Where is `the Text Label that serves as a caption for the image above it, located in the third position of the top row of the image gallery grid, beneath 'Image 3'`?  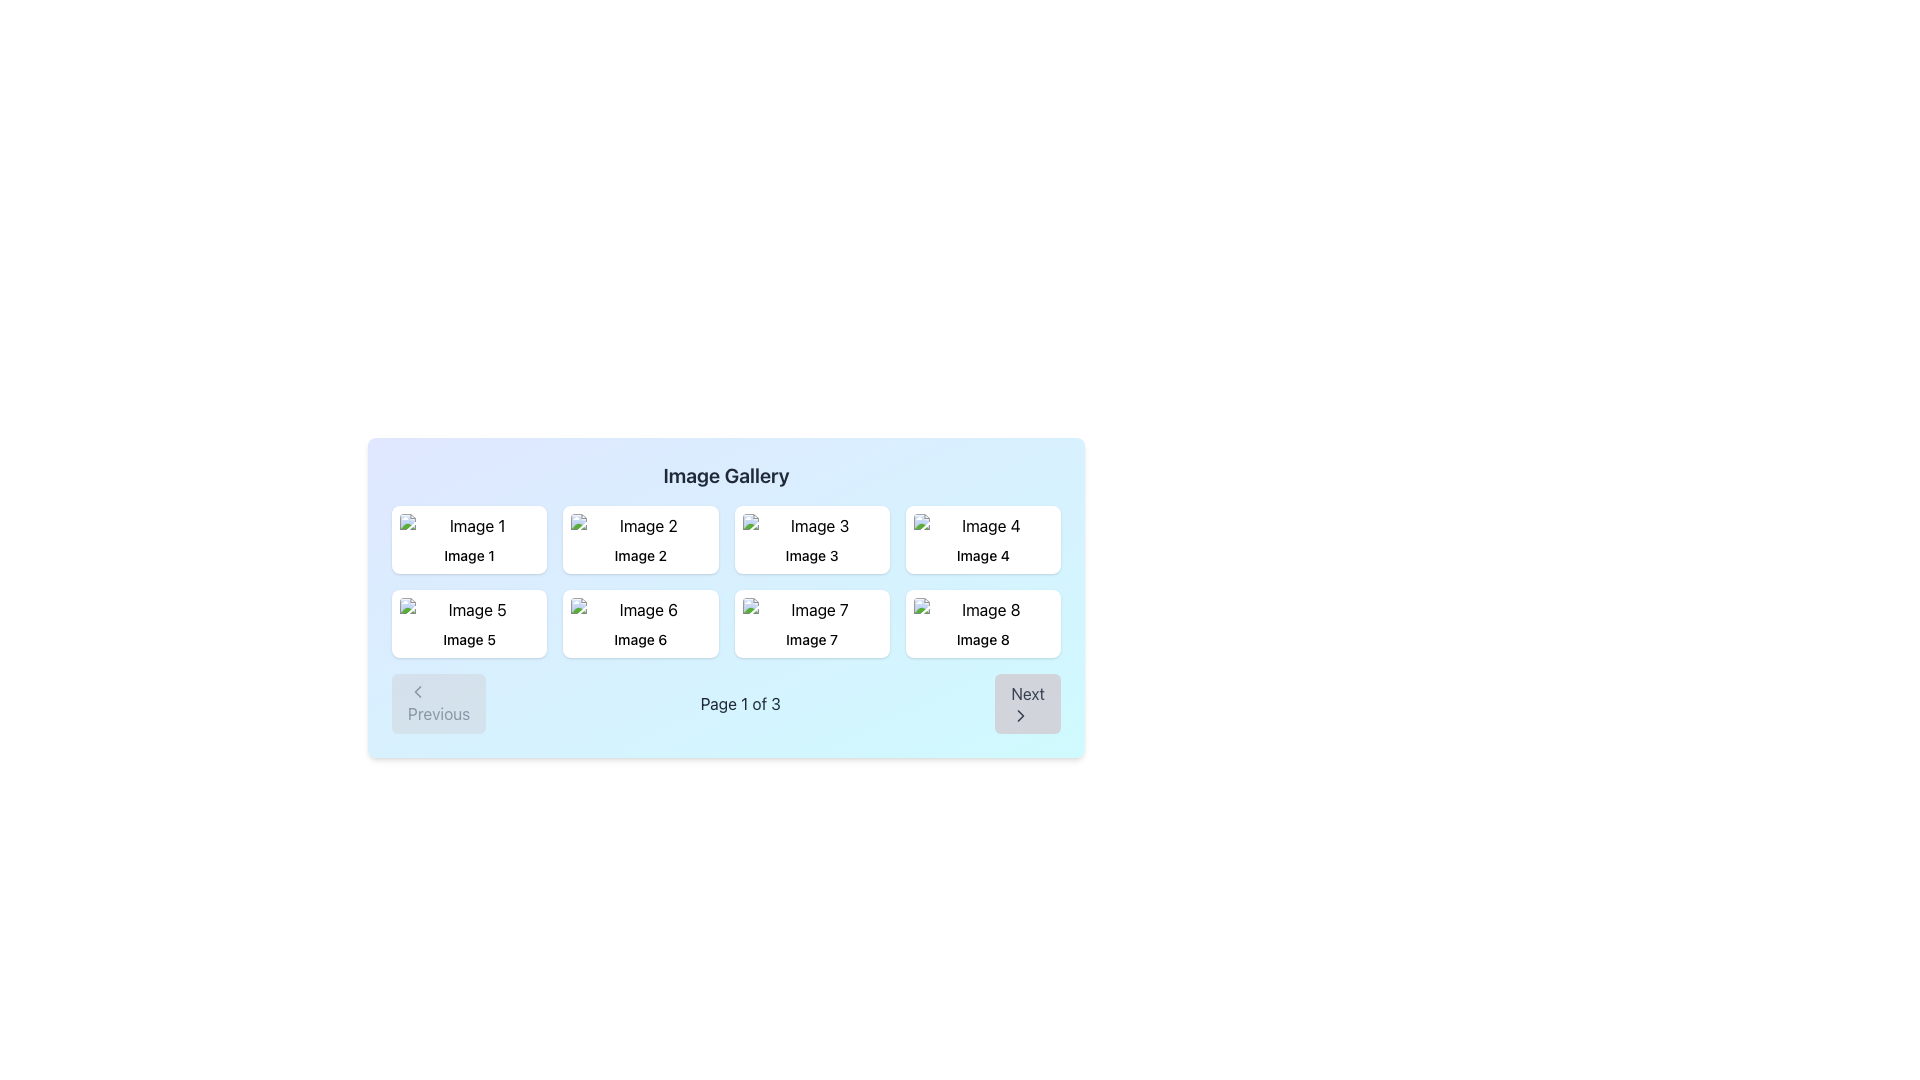
the Text Label that serves as a caption for the image above it, located in the third position of the top row of the image gallery grid, beneath 'Image 3' is located at coordinates (812, 555).